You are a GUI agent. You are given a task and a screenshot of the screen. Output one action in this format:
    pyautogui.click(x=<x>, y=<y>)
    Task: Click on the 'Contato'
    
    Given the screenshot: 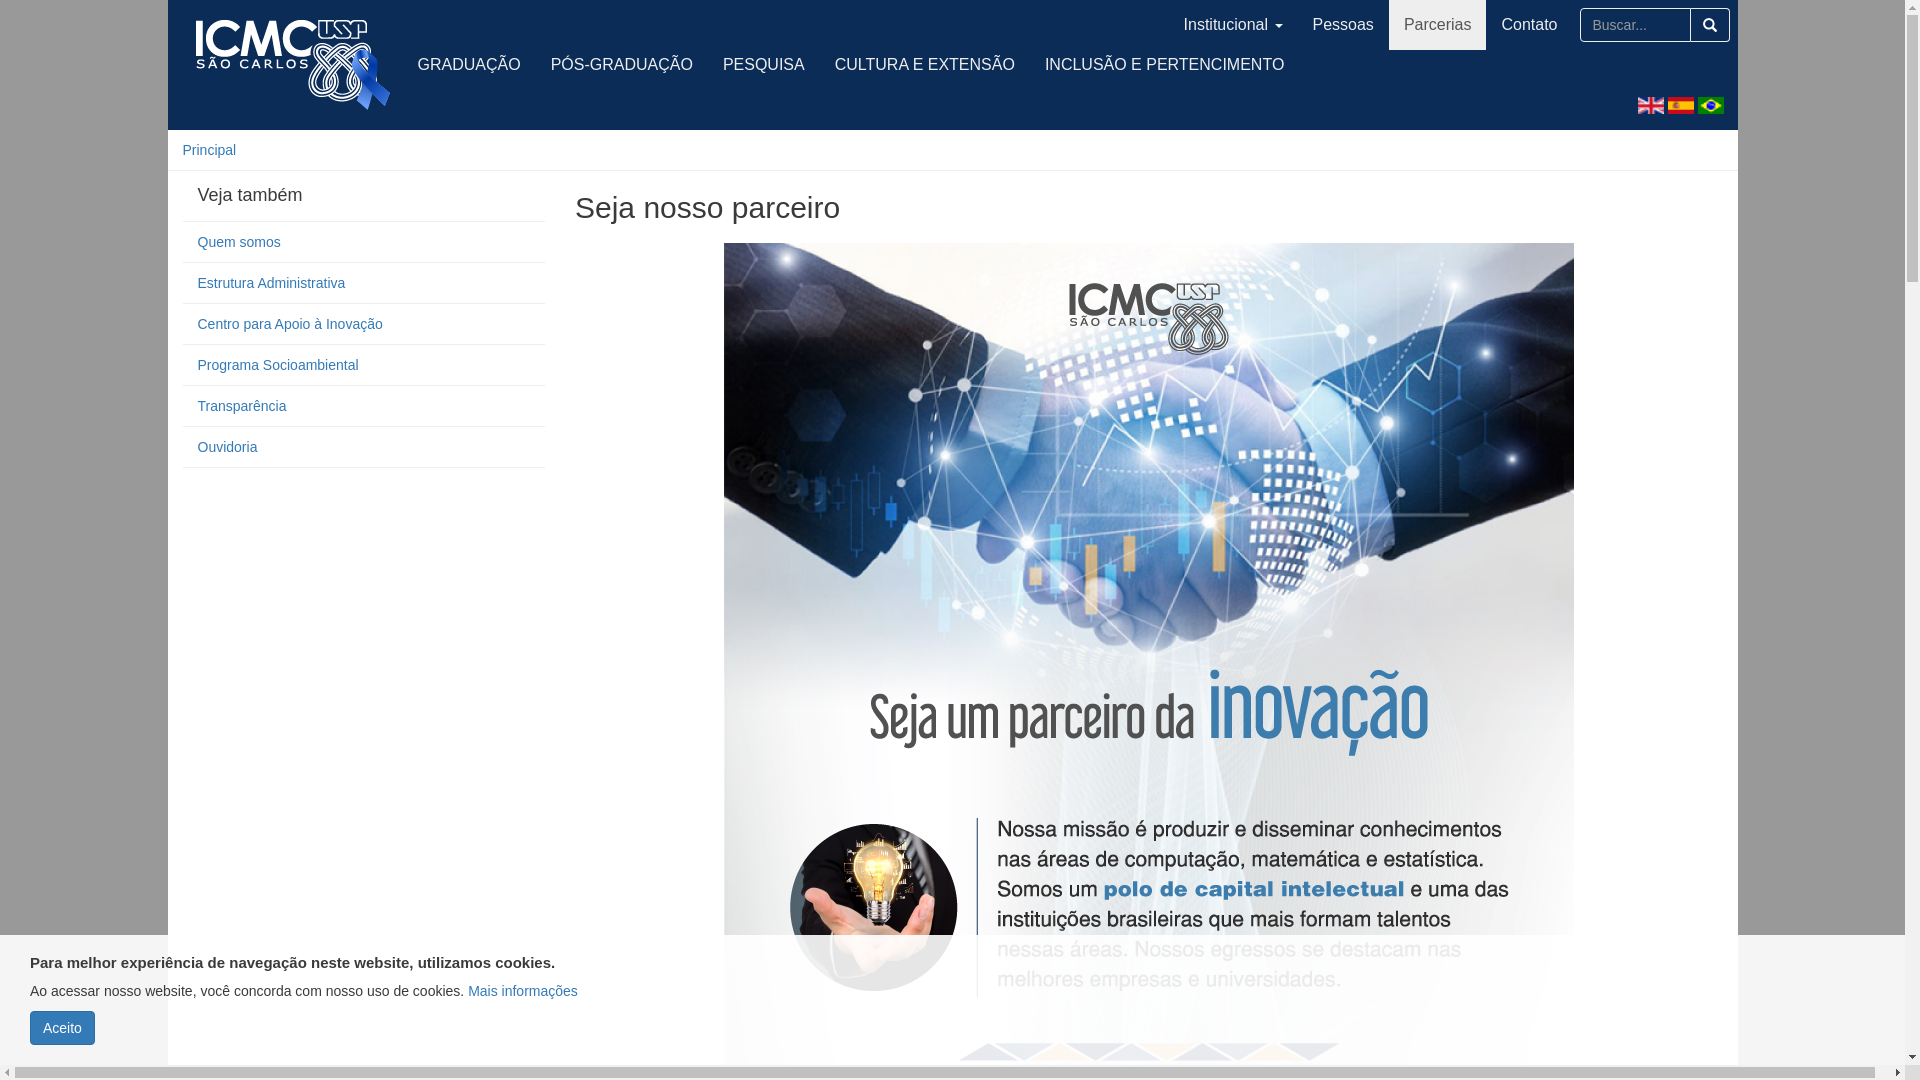 What is the action you would take?
    pyautogui.click(x=1486, y=24)
    